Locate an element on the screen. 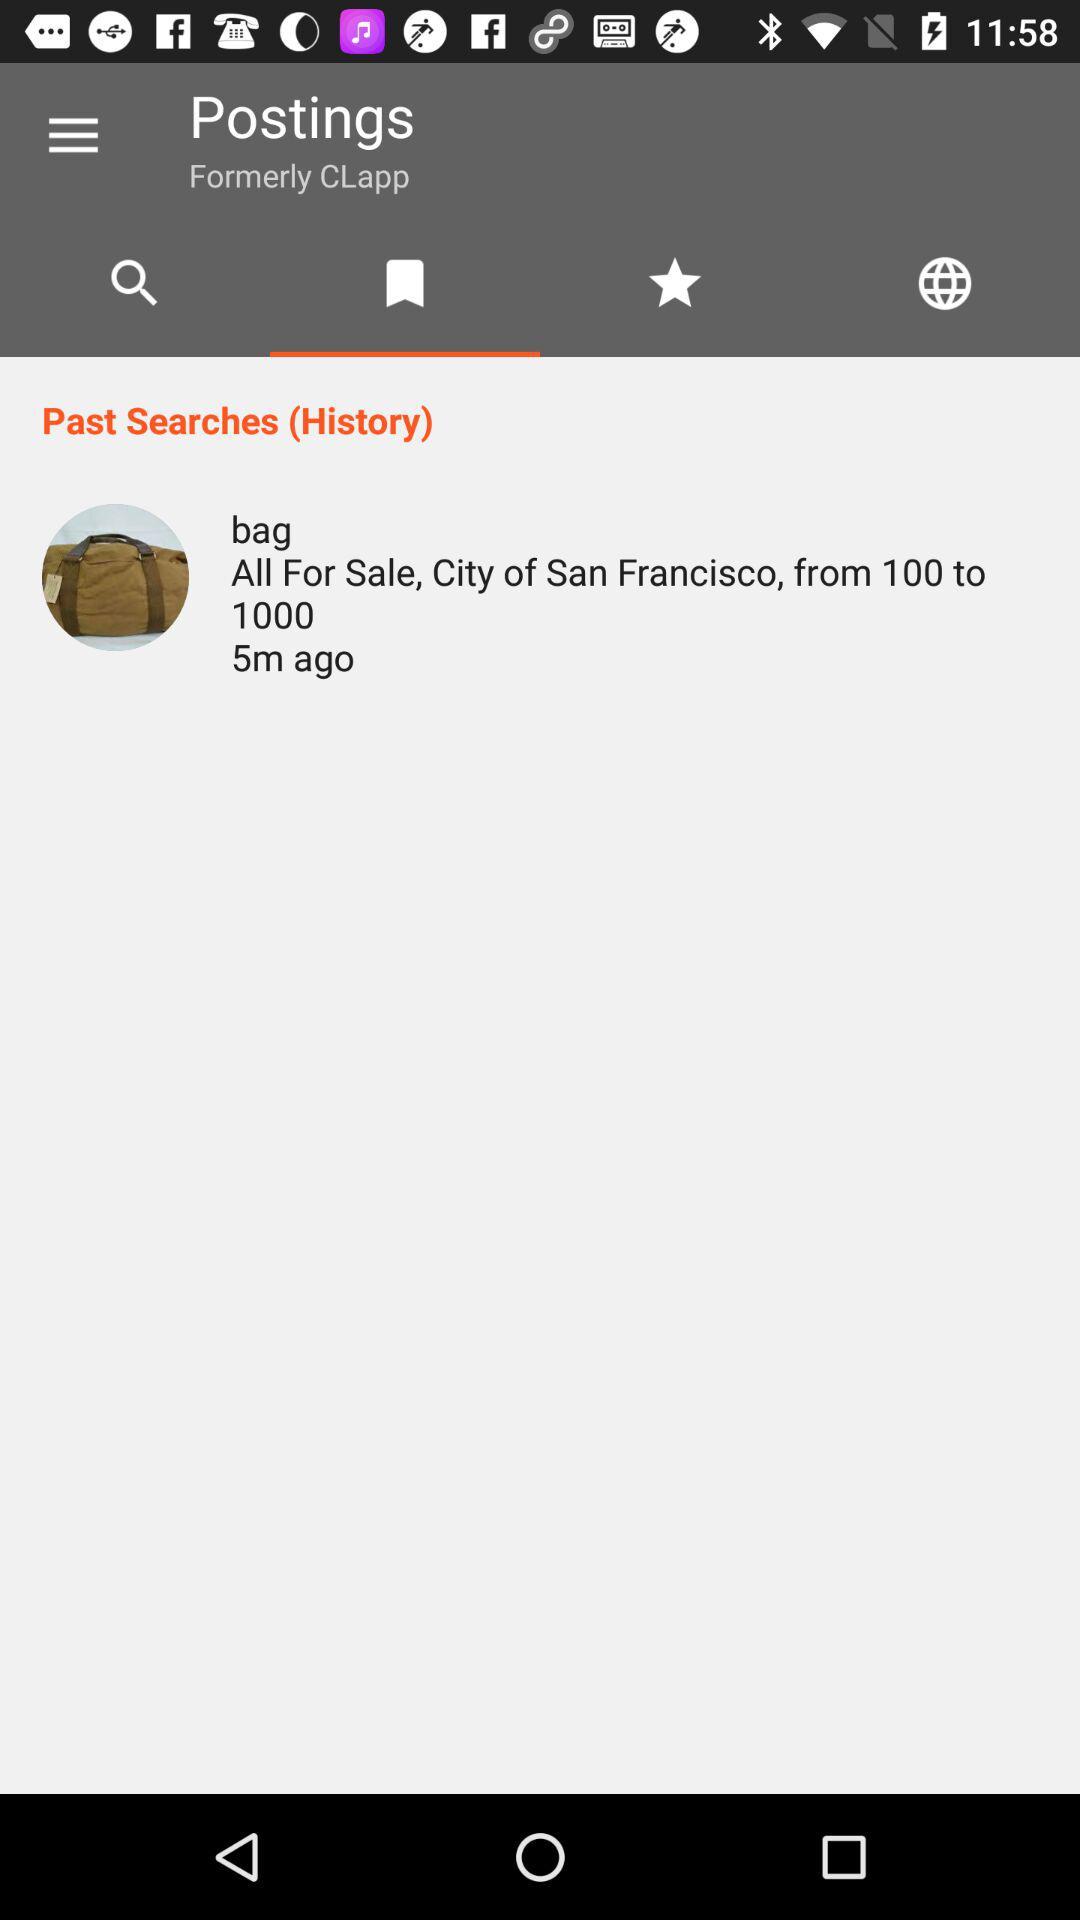 This screenshot has width=1080, height=1920. item next to the postings item is located at coordinates (72, 135).